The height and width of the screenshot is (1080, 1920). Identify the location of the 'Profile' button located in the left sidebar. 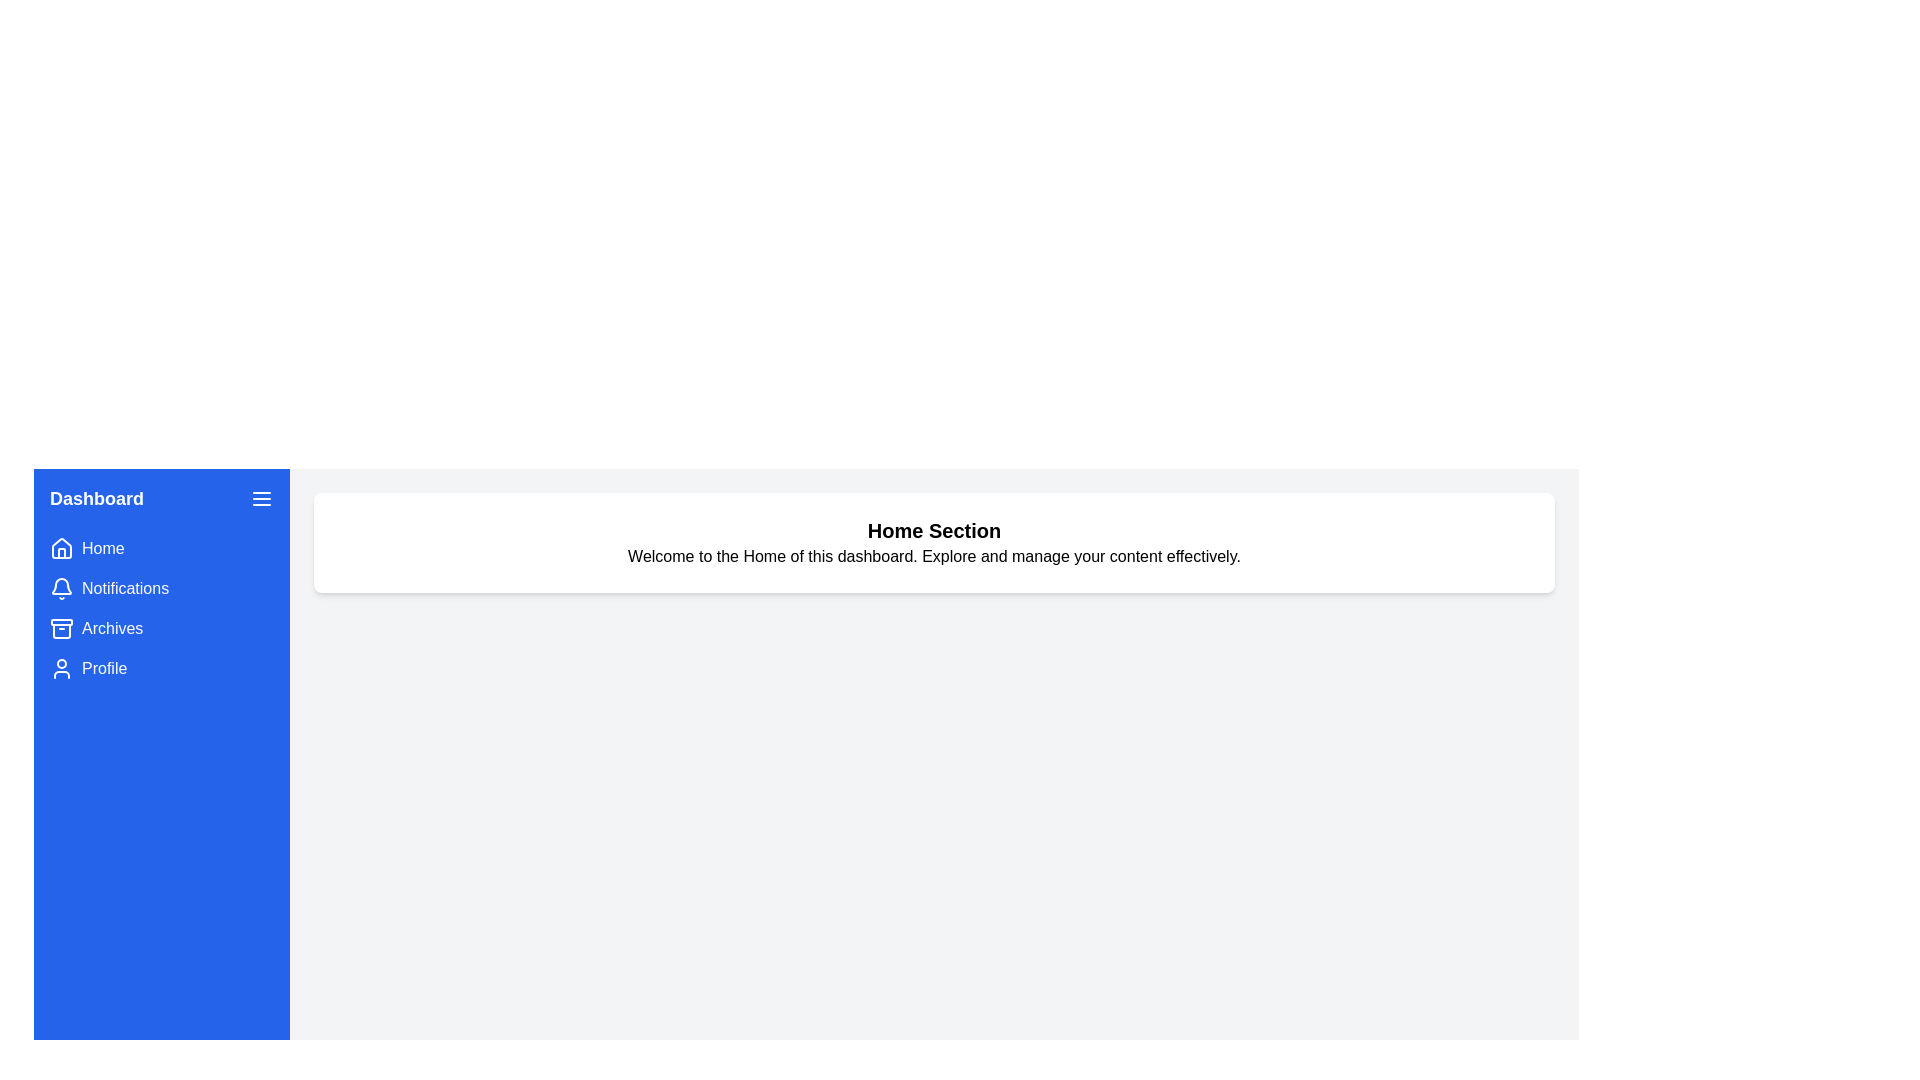
(162, 668).